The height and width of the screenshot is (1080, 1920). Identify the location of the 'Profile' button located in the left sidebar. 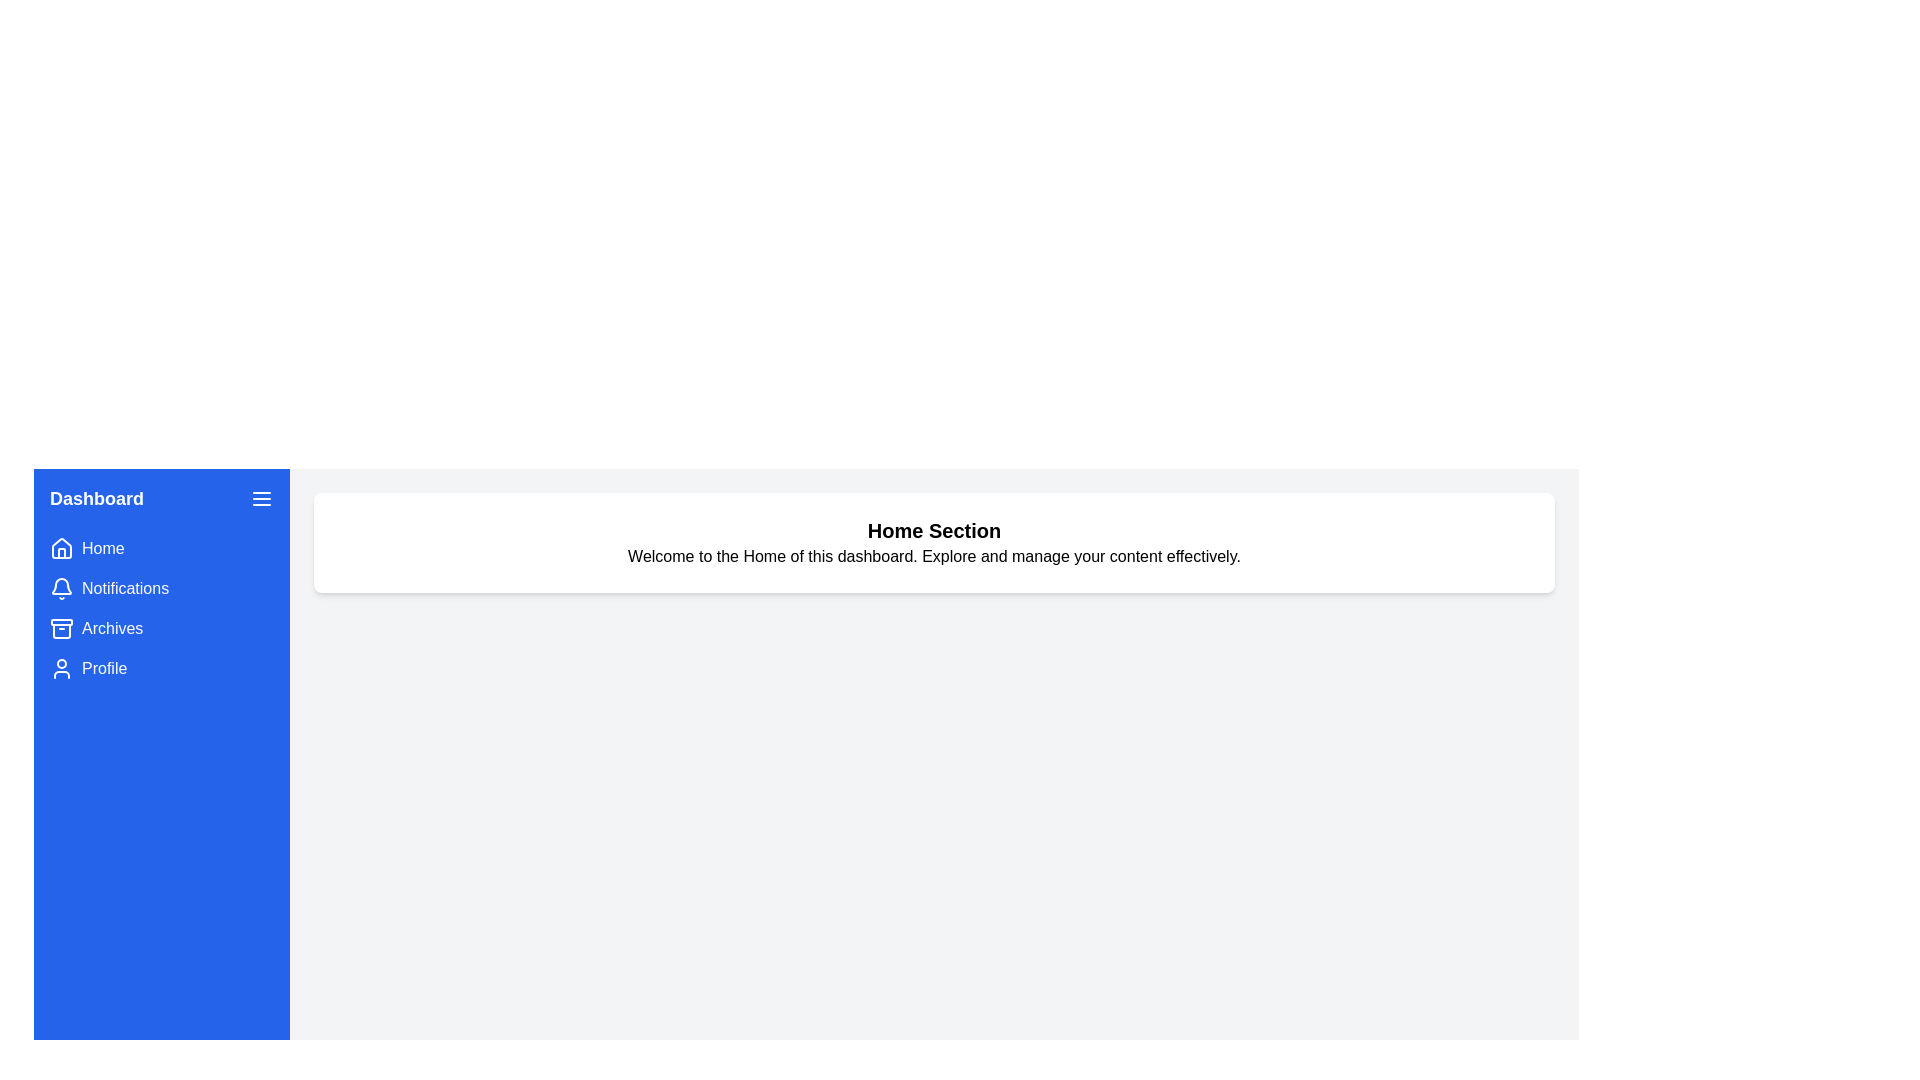
(162, 668).